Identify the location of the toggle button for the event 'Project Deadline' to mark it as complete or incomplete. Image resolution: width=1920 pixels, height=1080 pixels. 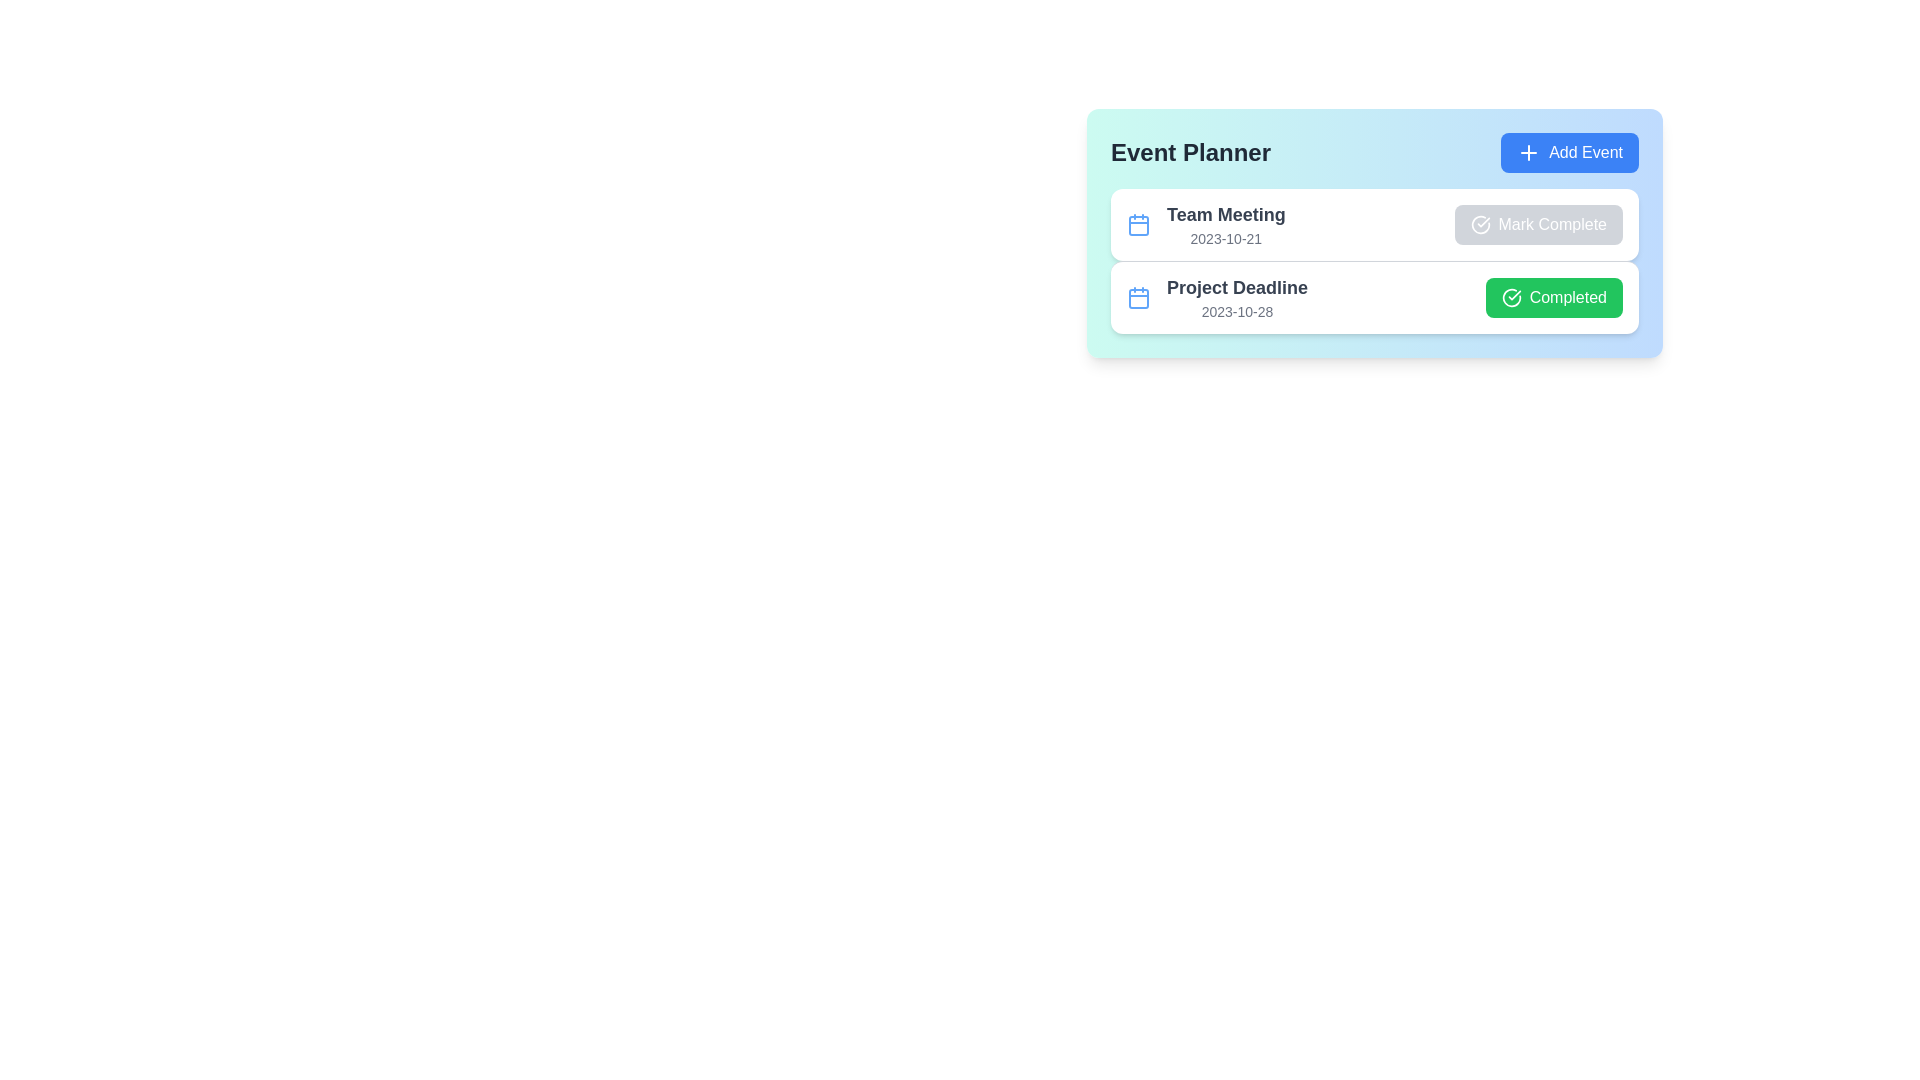
(1553, 297).